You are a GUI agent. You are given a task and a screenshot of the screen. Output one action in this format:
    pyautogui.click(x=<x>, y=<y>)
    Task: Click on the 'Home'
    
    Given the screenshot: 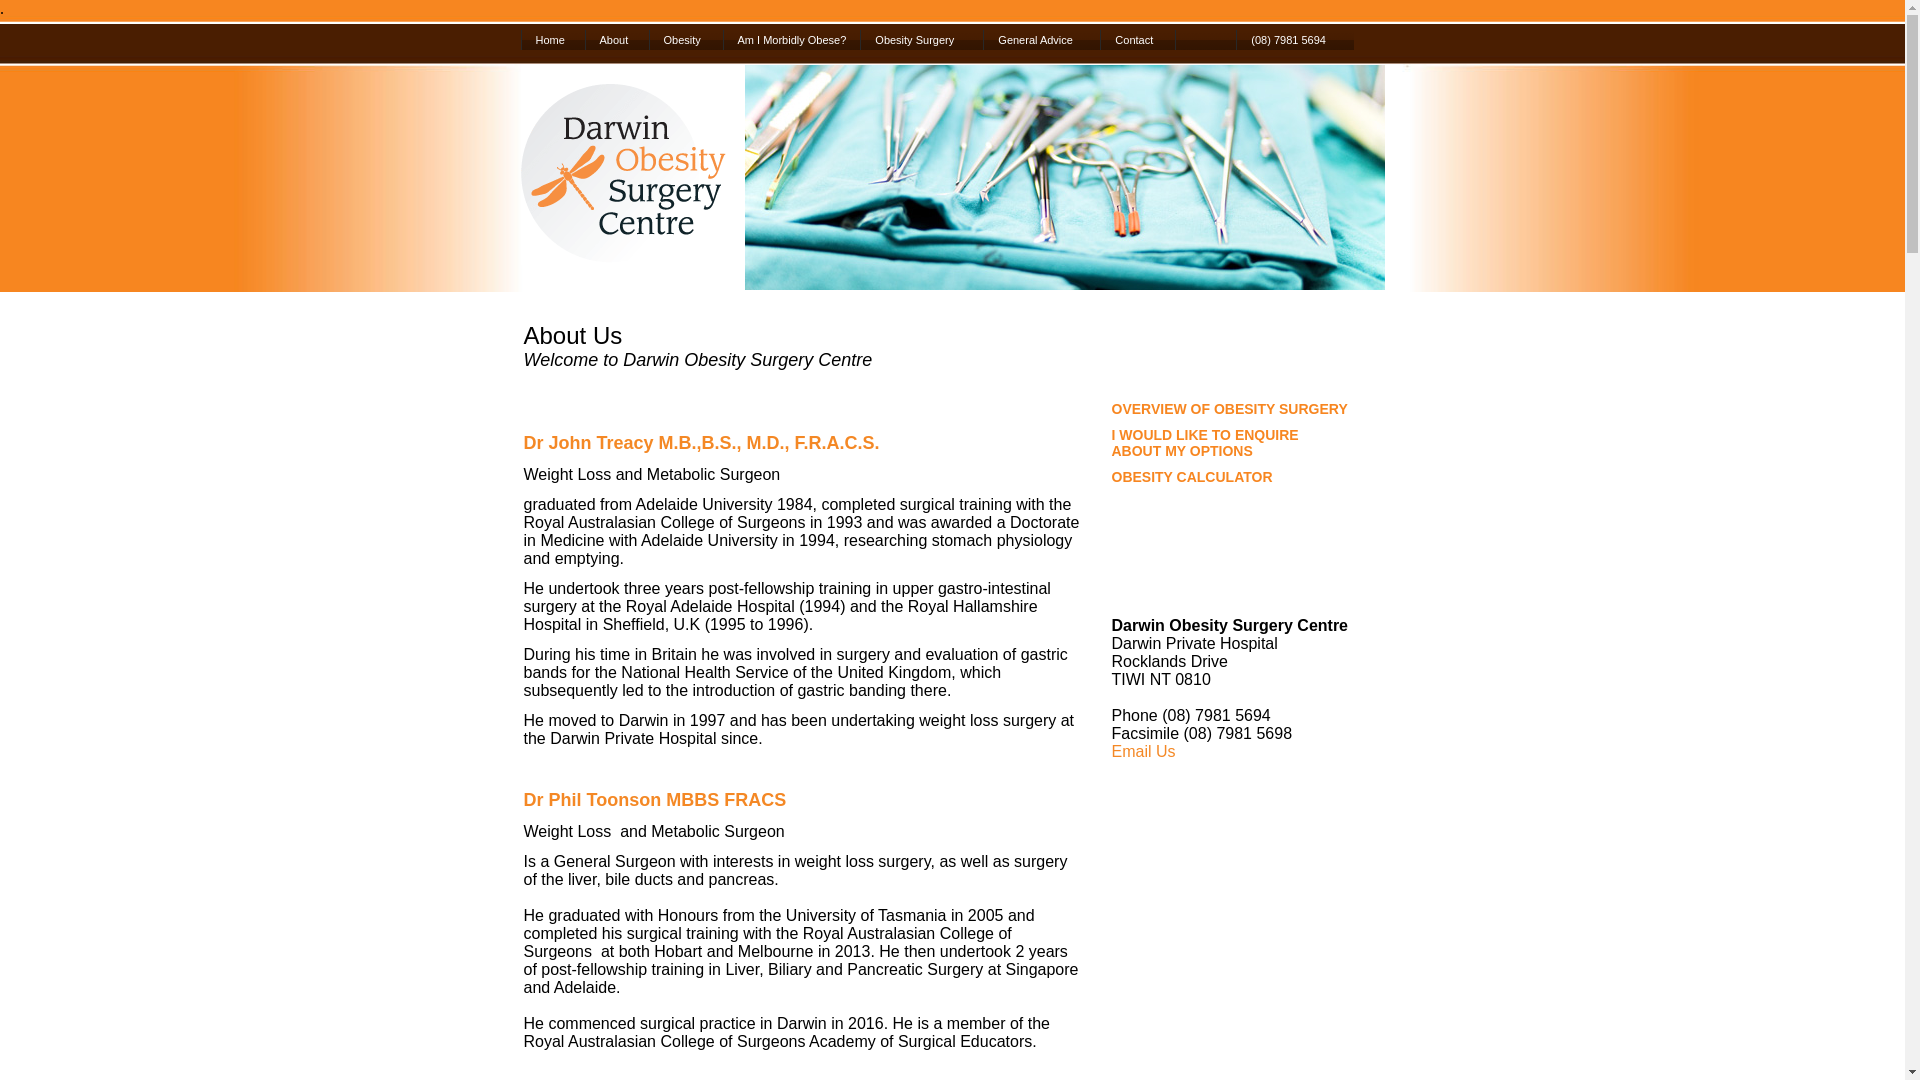 What is the action you would take?
    pyautogui.click(x=552, y=39)
    